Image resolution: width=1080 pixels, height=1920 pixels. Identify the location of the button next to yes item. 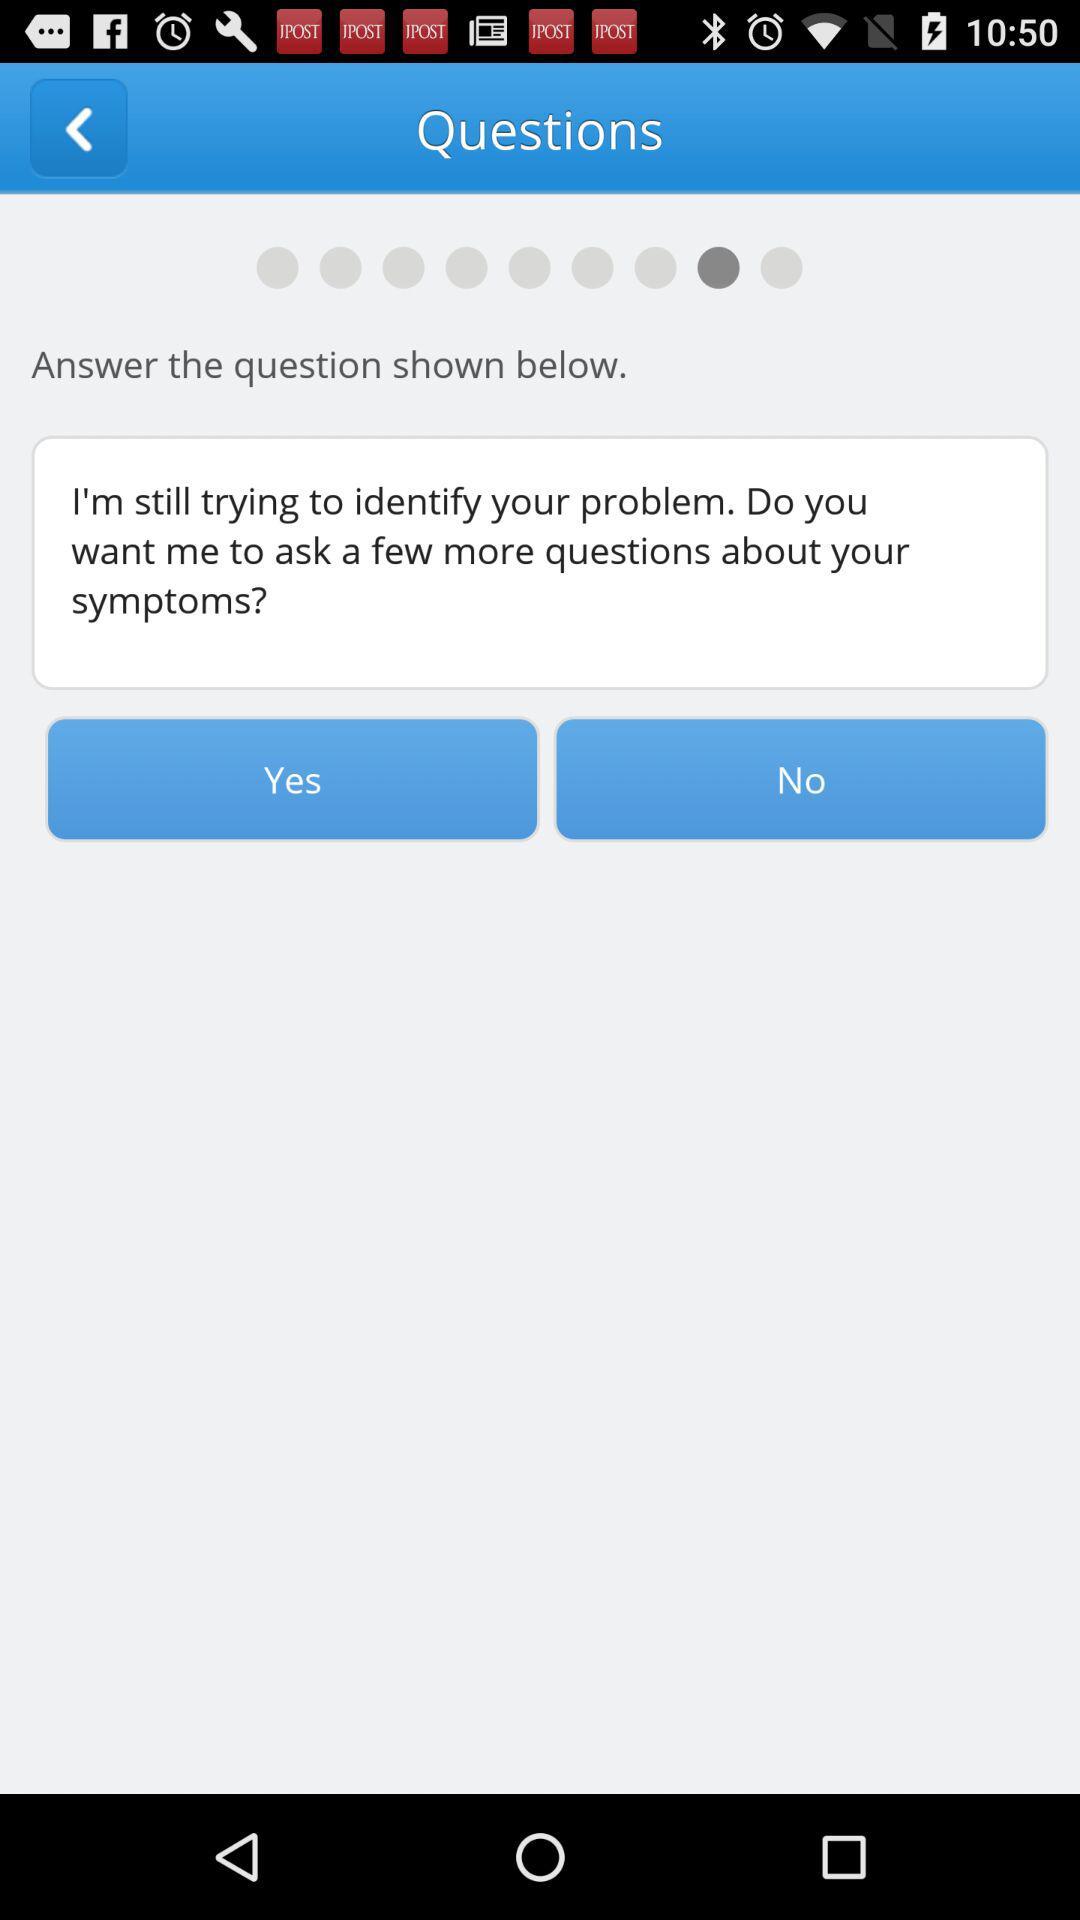
(800, 778).